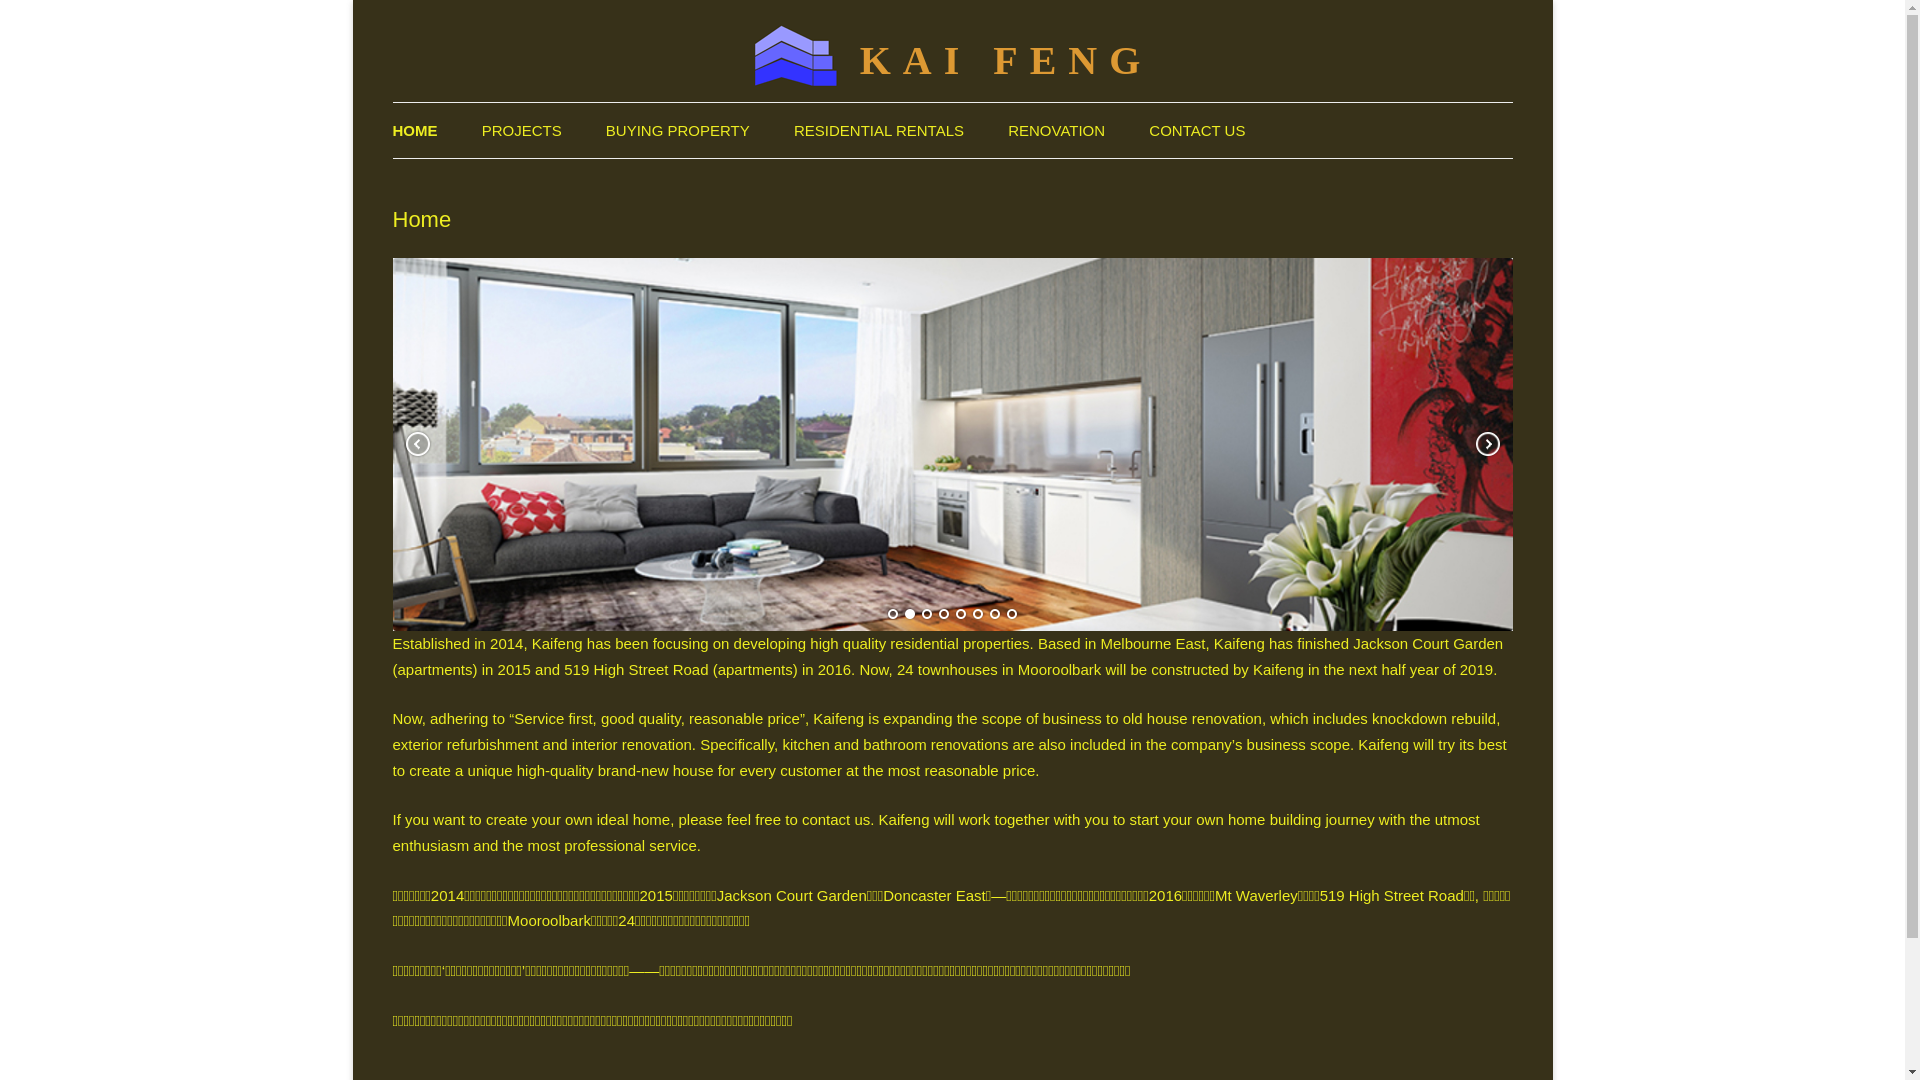 The image size is (1920, 1080). I want to click on 'CONTACT US', so click(1196, 130).